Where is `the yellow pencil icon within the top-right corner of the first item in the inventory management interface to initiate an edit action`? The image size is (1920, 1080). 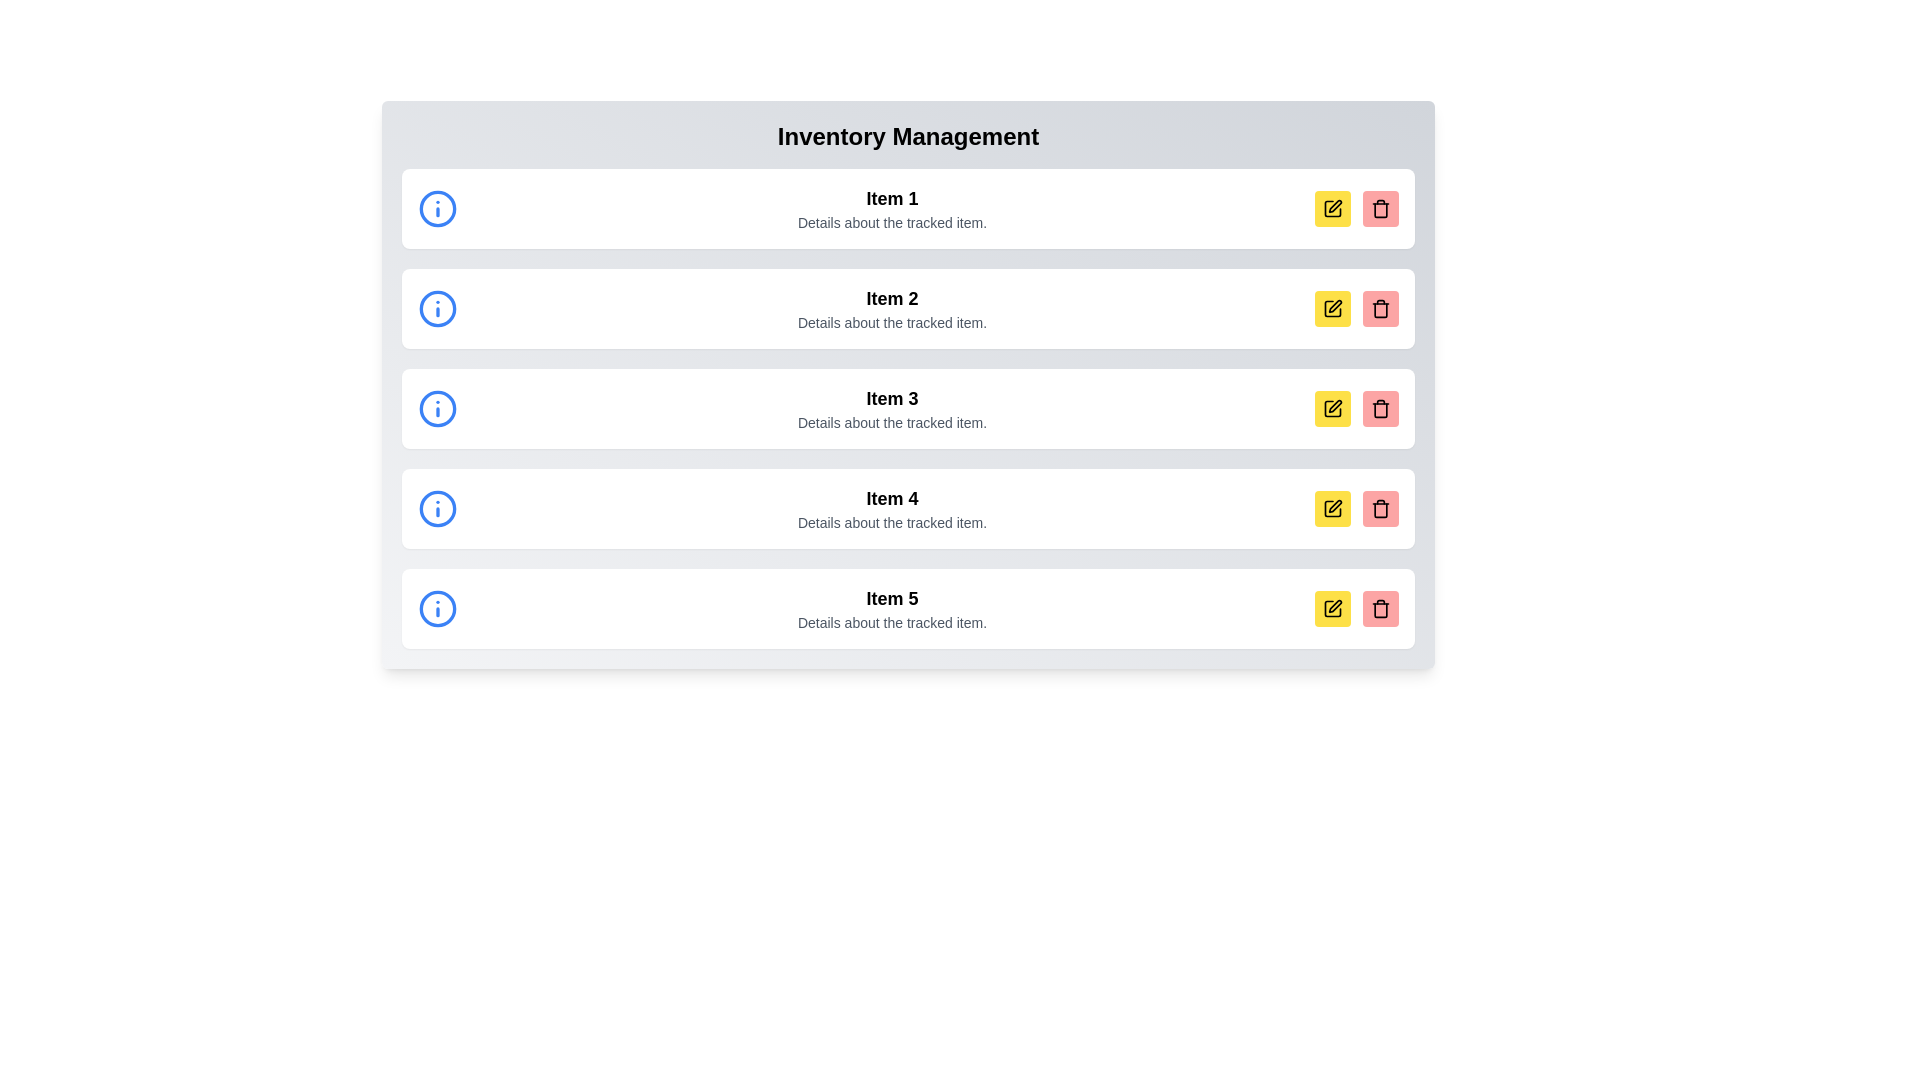
the yellow pencil icon within the top-right corner of the first item in the inventory management interface to initiate an edit action is located at coordinates (1333, 208).